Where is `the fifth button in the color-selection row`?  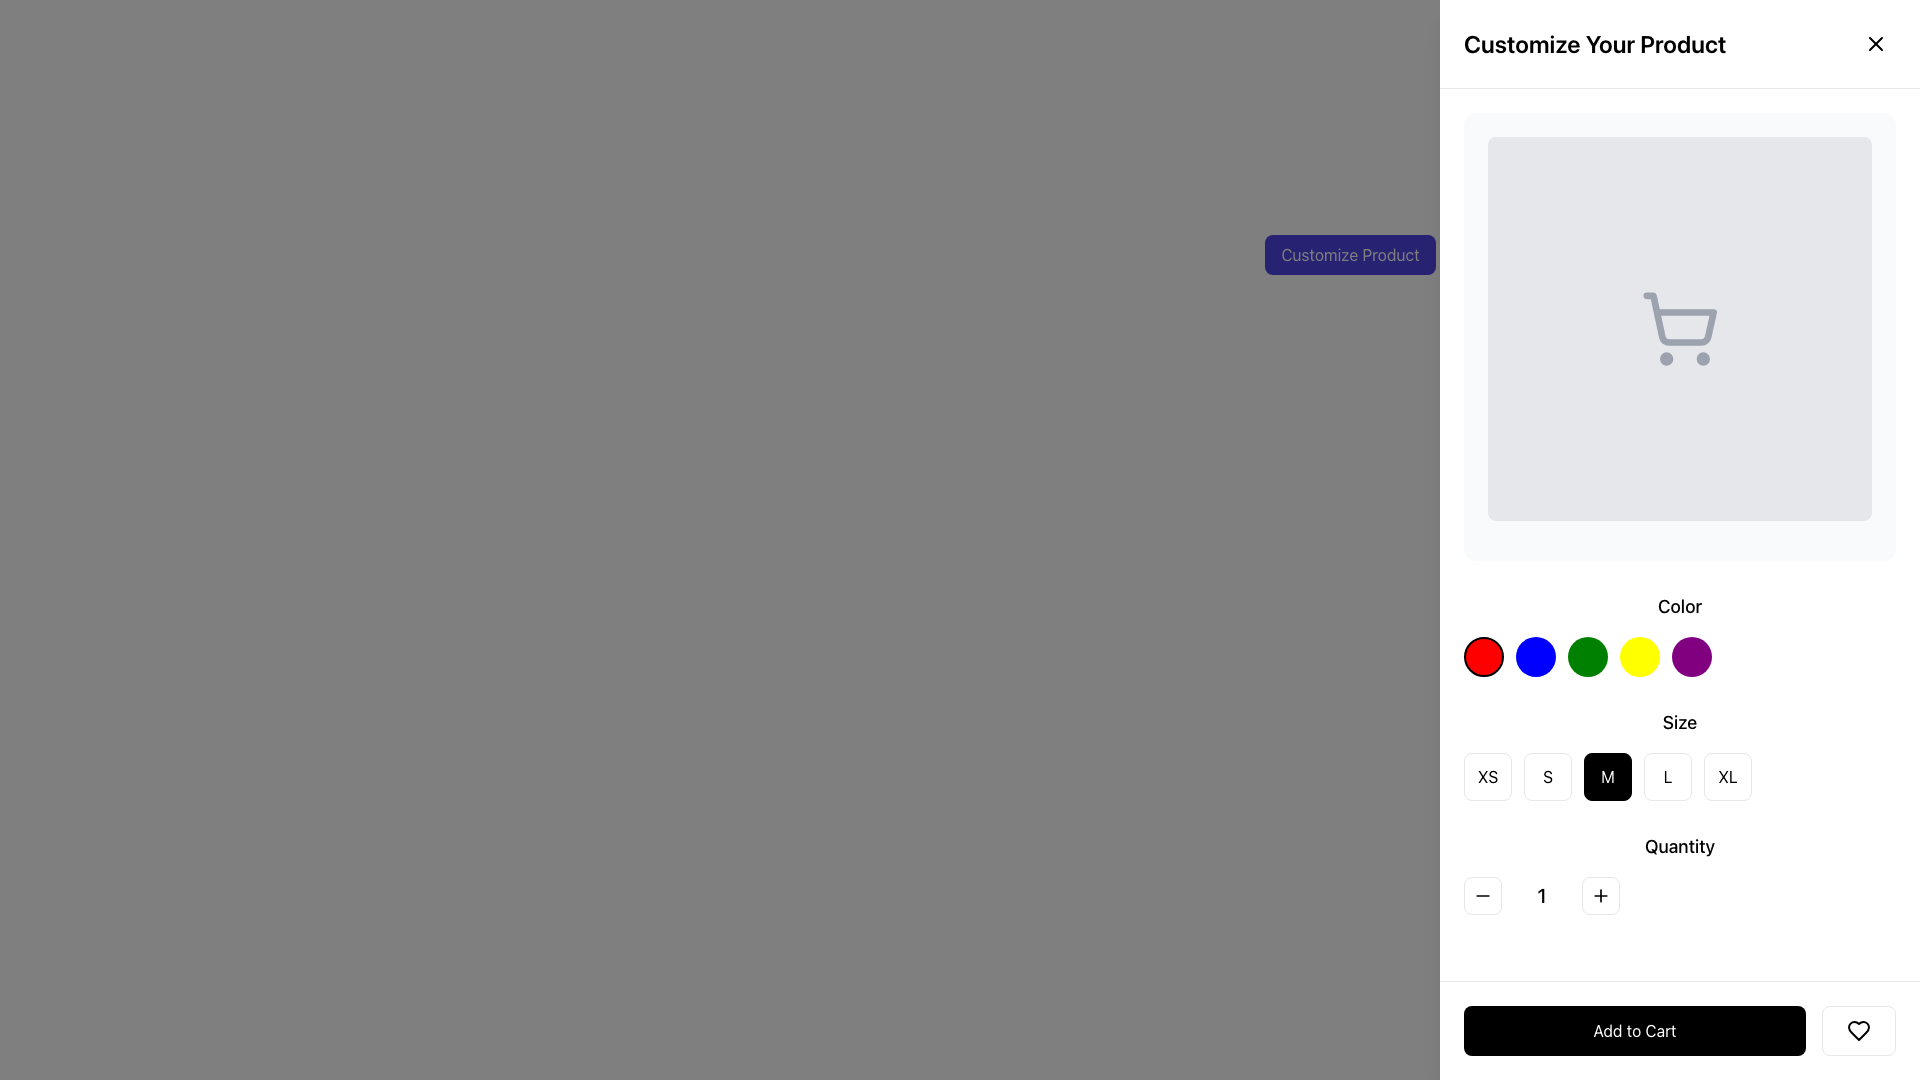 the fifth button in the color-selection row is located at coordinates (1690, 656).